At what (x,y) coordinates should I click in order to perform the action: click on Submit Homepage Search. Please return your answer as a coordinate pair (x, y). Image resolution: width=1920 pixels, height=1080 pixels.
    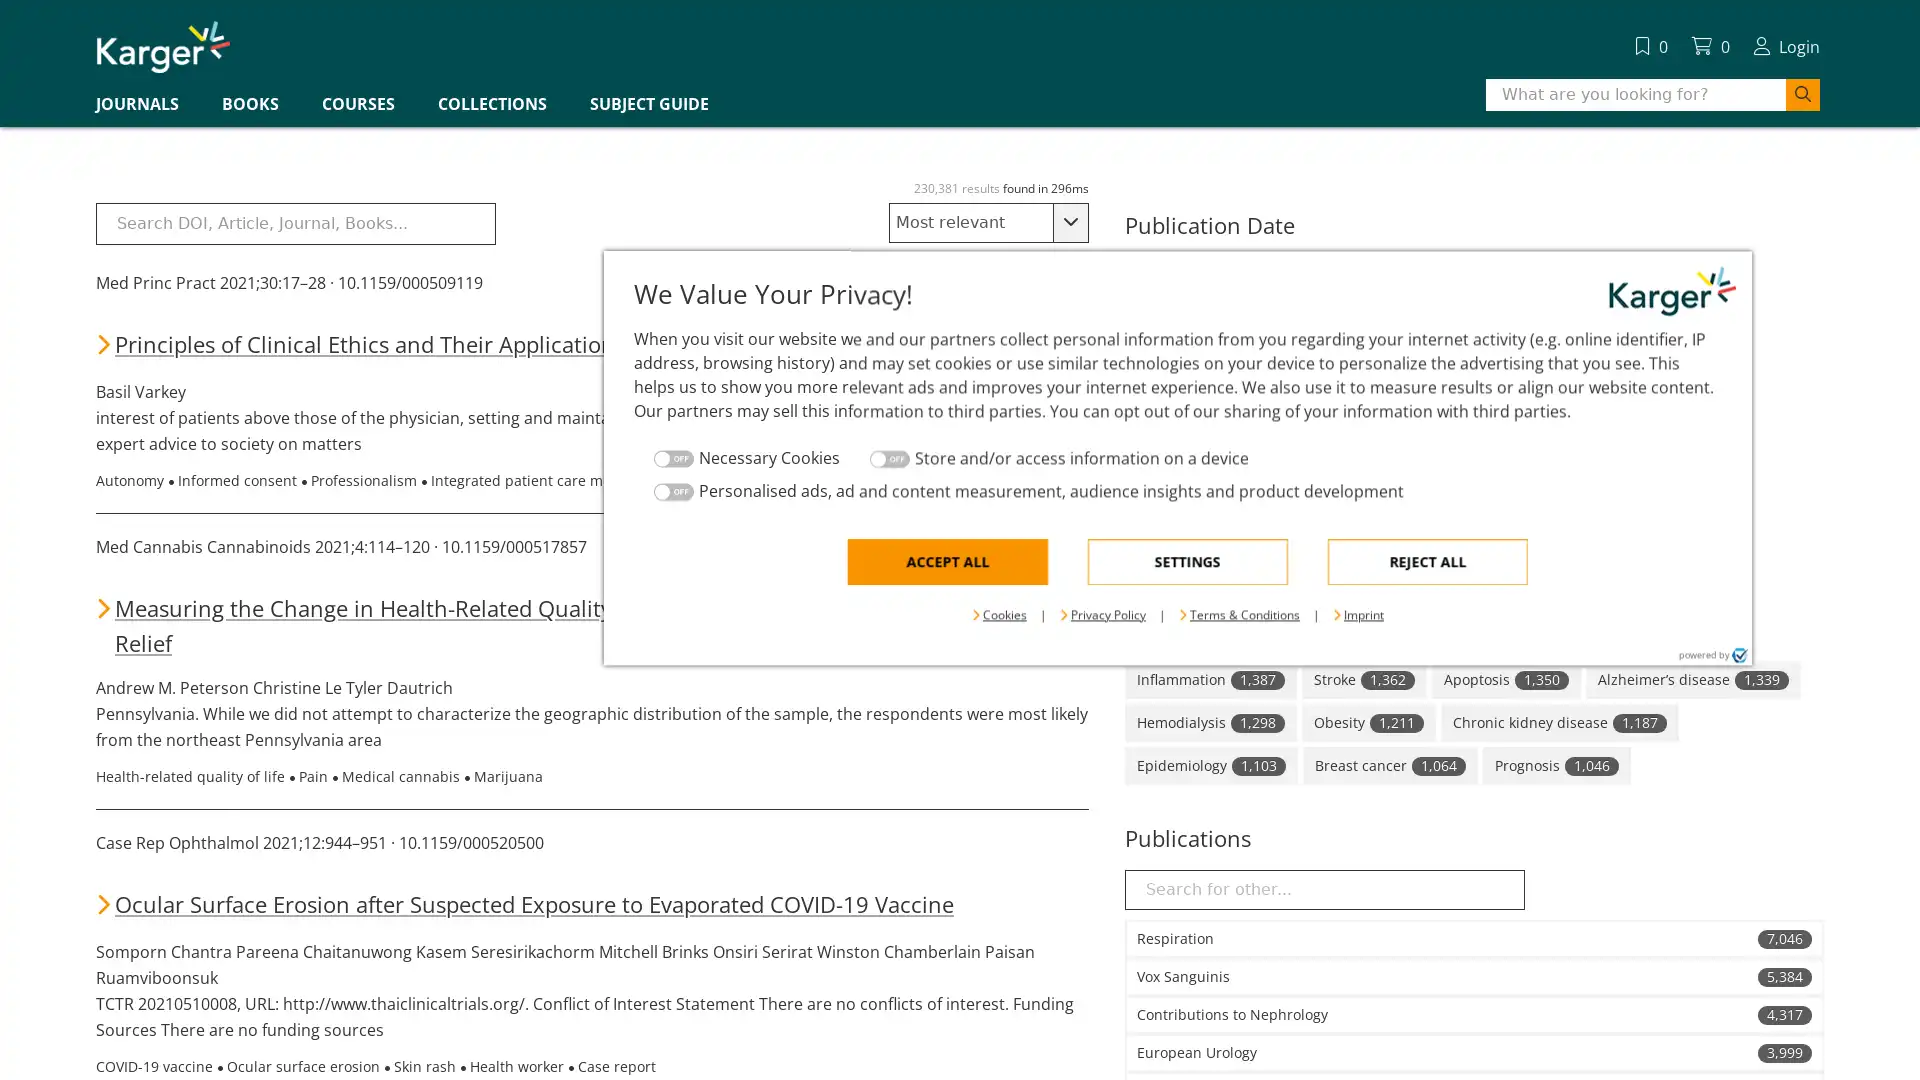
    Looking at the image, I should click on (1208, 161).